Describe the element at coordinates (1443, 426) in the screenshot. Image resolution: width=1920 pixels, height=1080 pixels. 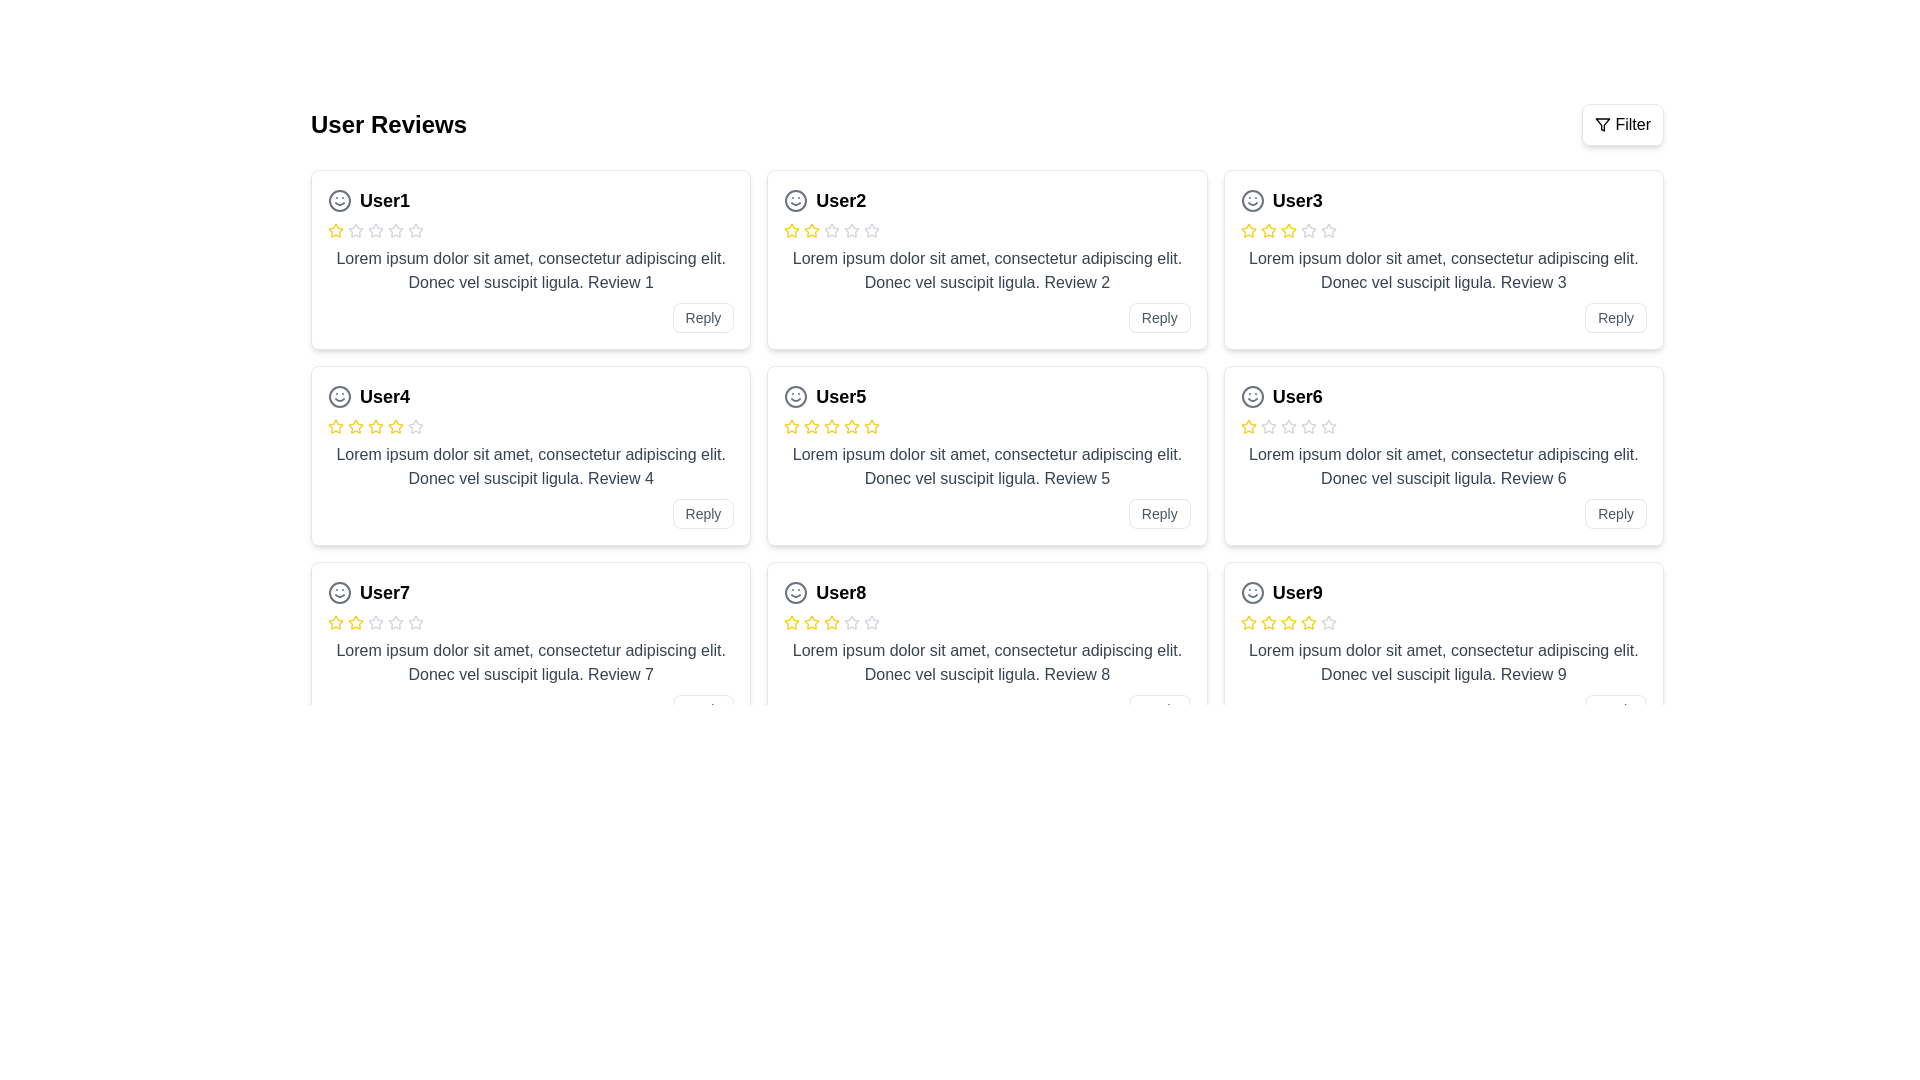
I see `the Rating control for 'User6' in the second row of the review cards` at that location.